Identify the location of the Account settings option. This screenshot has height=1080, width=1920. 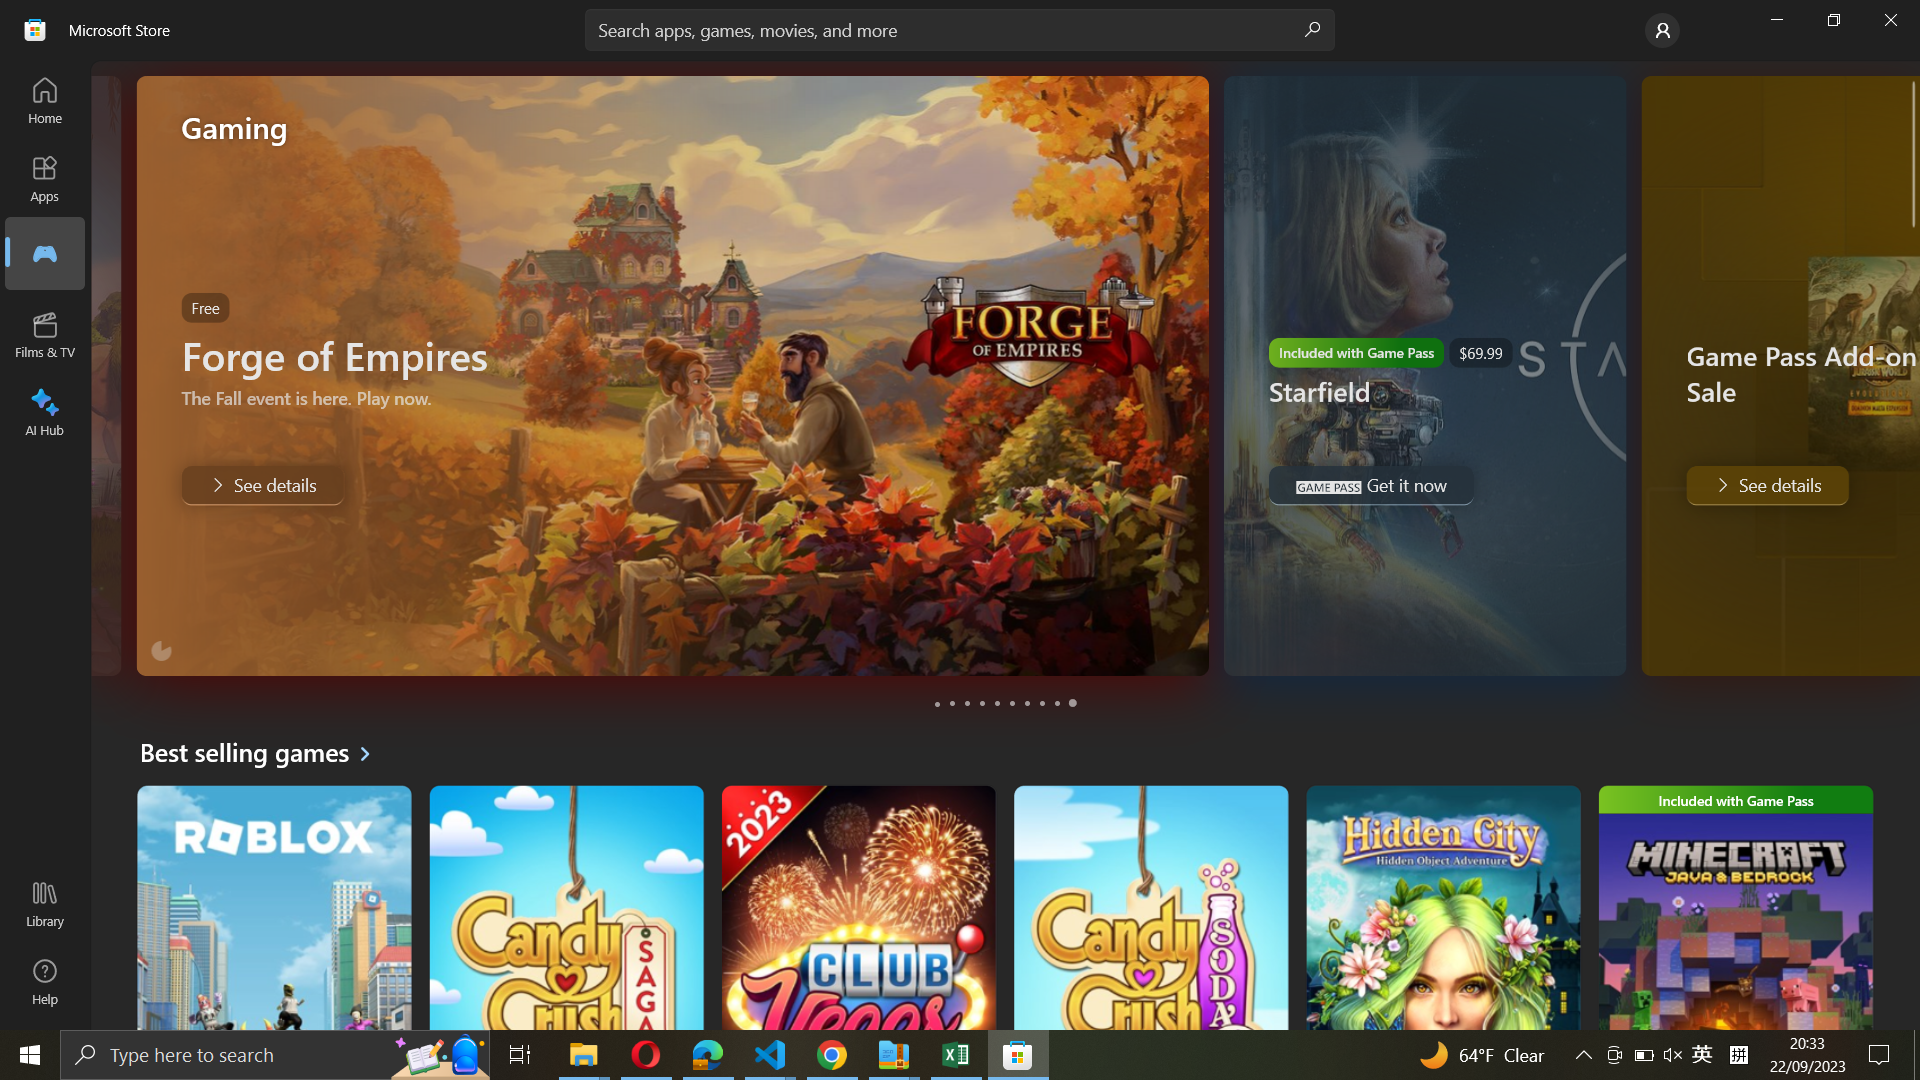
(1660, 30).